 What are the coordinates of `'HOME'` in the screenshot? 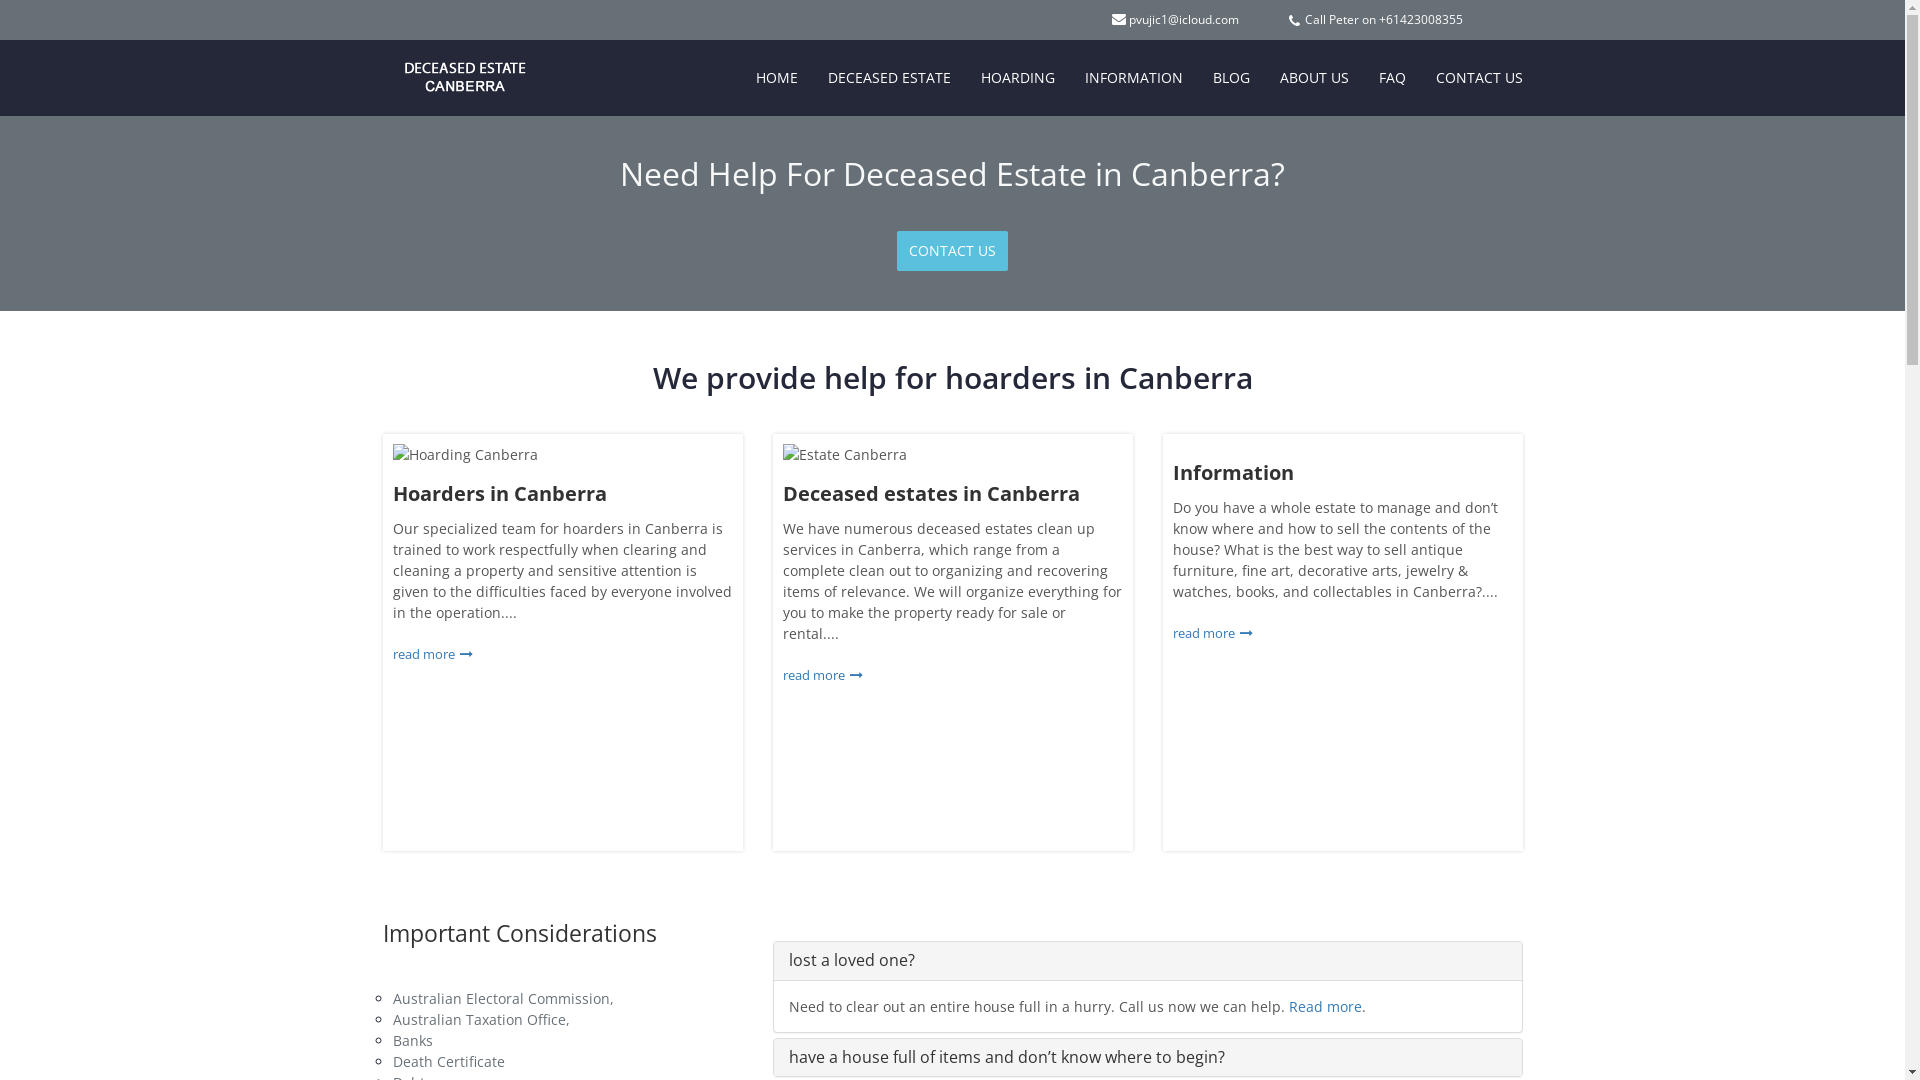 It's located at (775, 76).